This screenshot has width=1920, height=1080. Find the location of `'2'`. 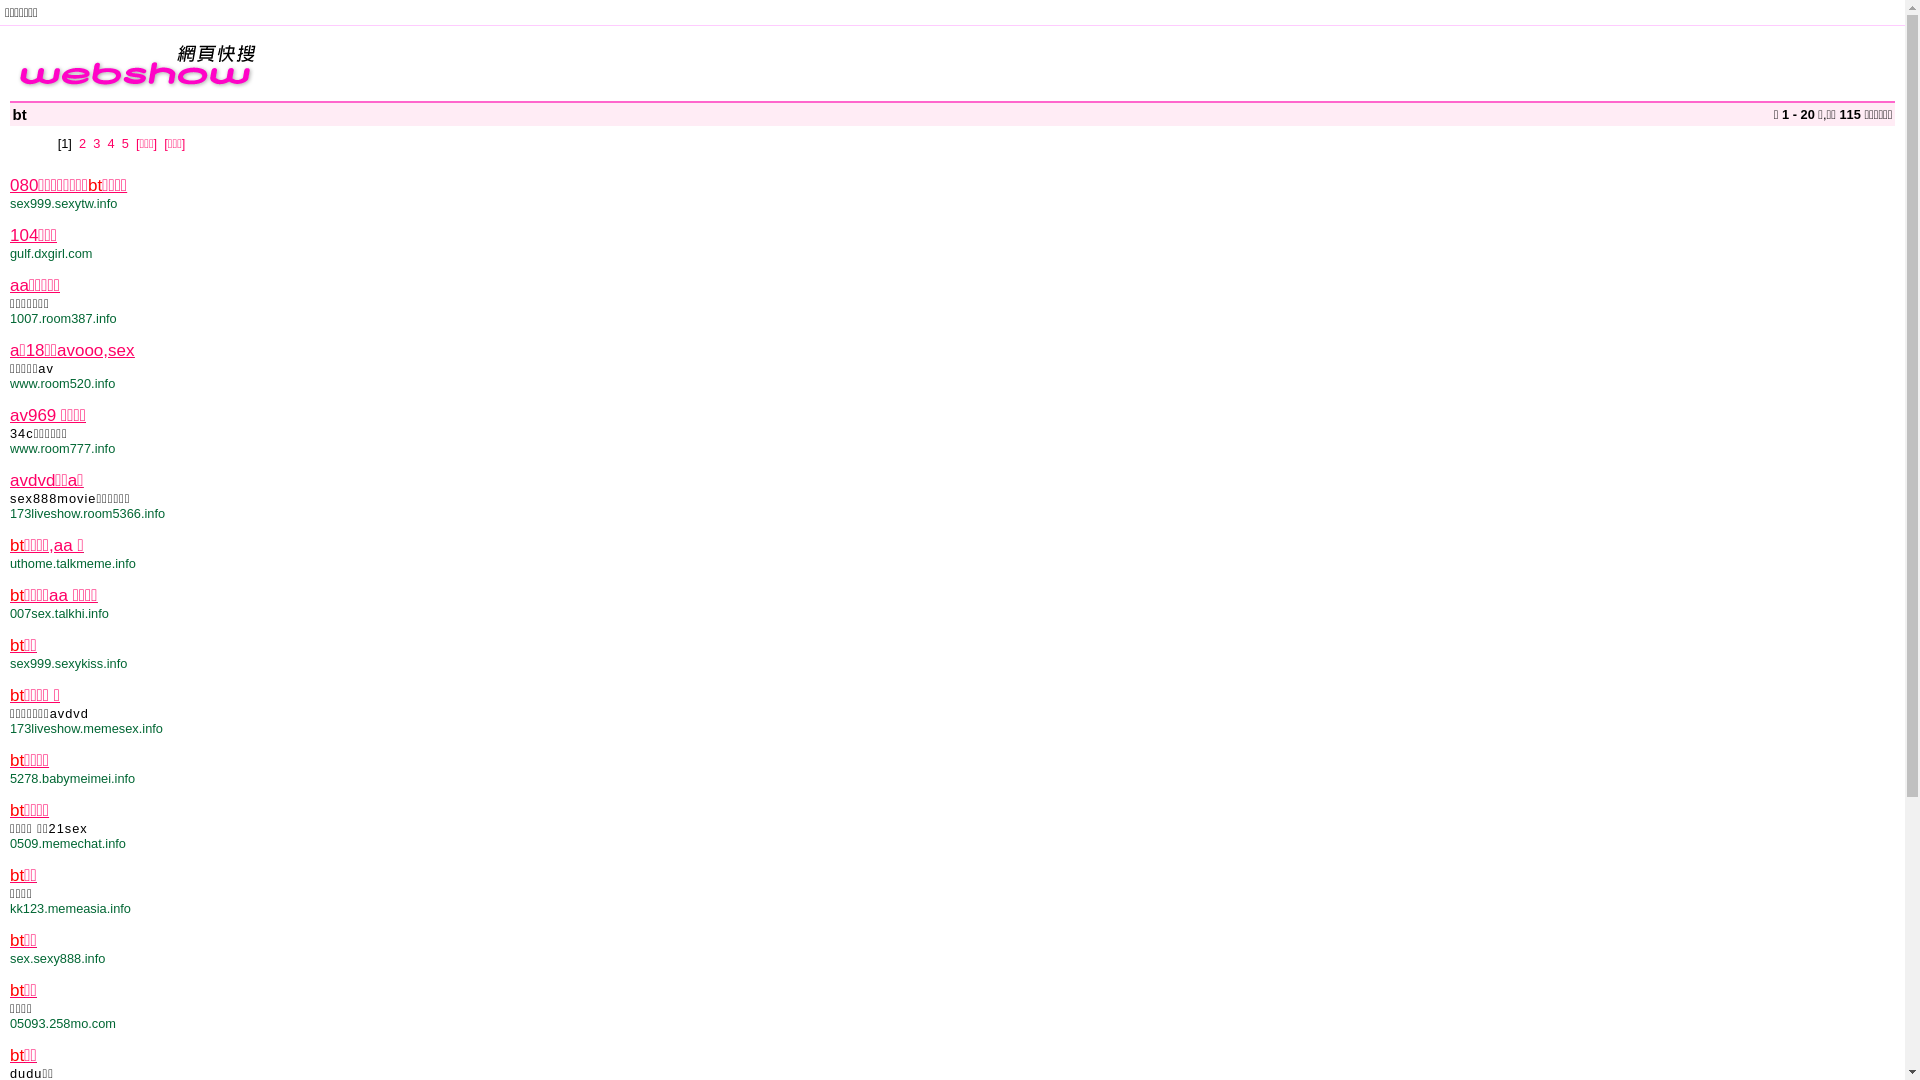

'2' is located at coordinates (81, 142).